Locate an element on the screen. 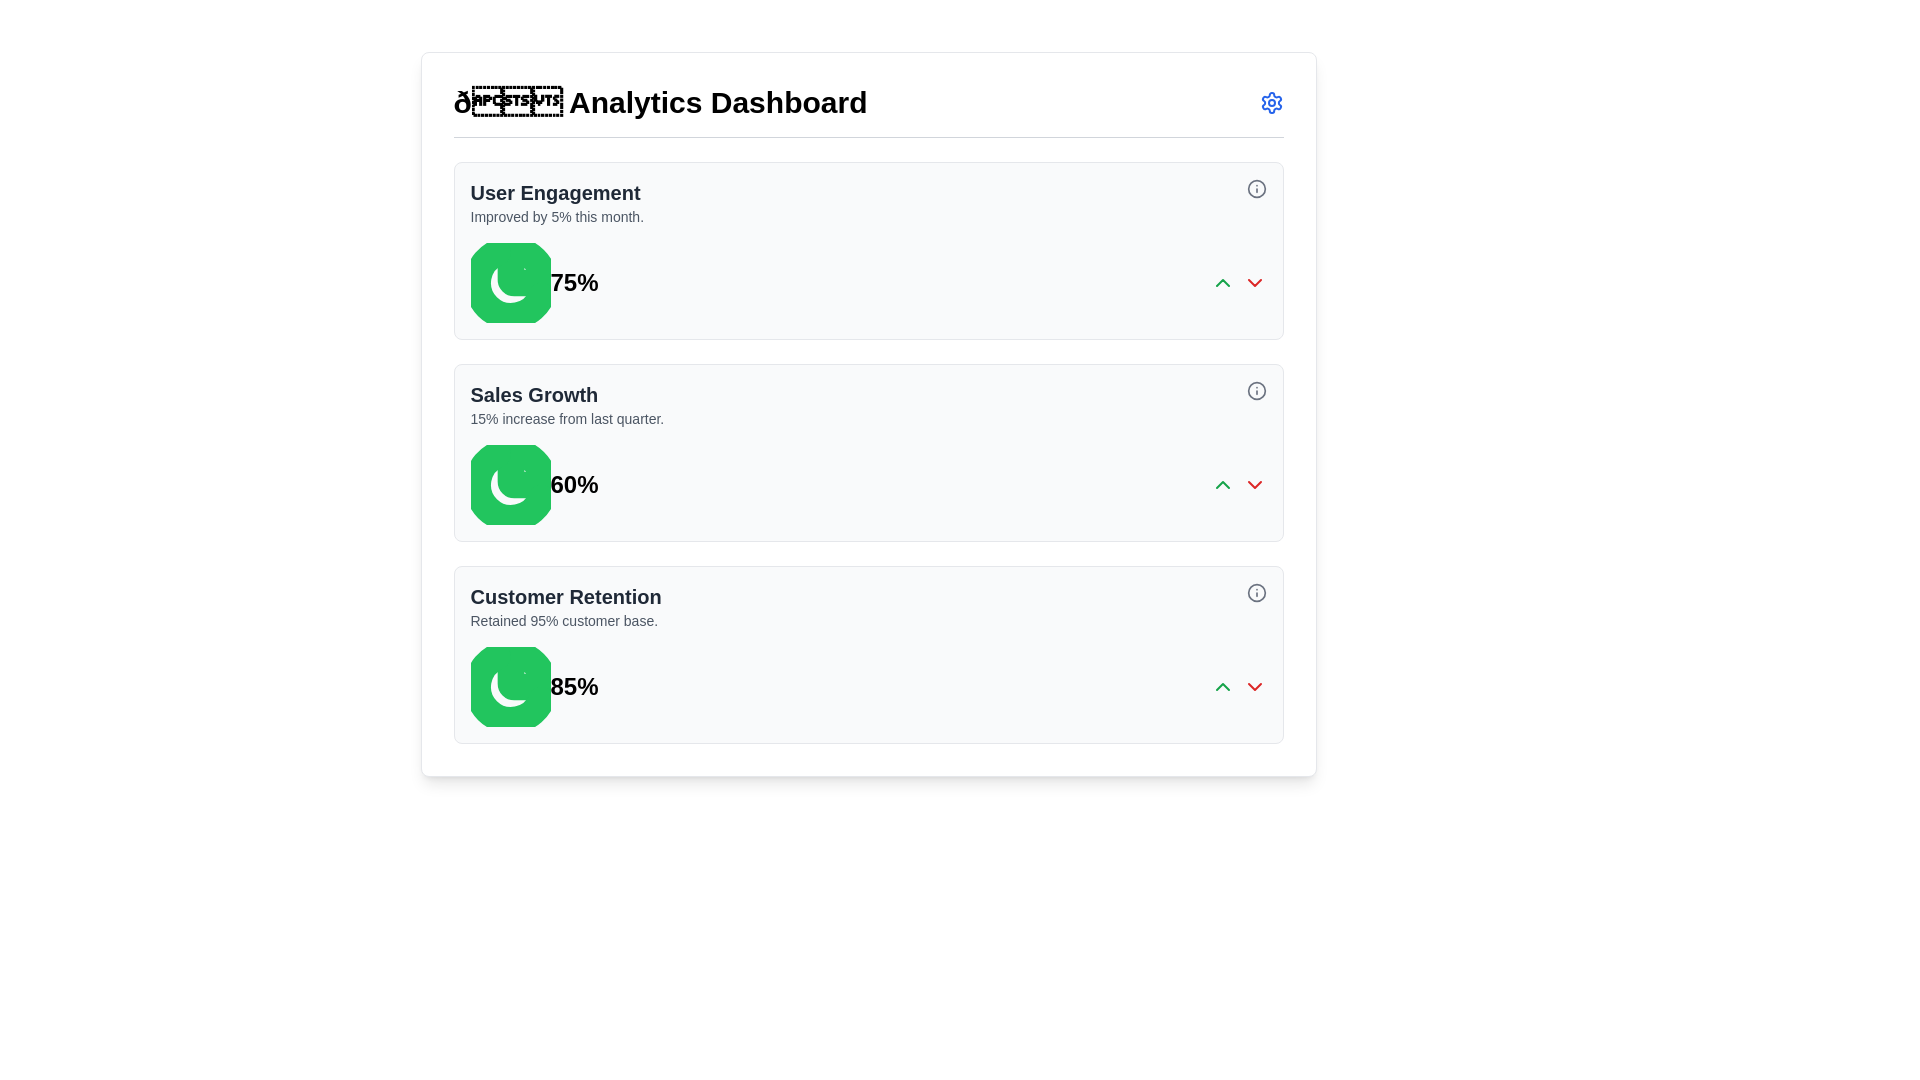 The height and width of the screenshot is (1080, 1920). the Text header located at the upper central region of the analytics dashboard, which serves as the title for the page is located at coordinates (660, 103).